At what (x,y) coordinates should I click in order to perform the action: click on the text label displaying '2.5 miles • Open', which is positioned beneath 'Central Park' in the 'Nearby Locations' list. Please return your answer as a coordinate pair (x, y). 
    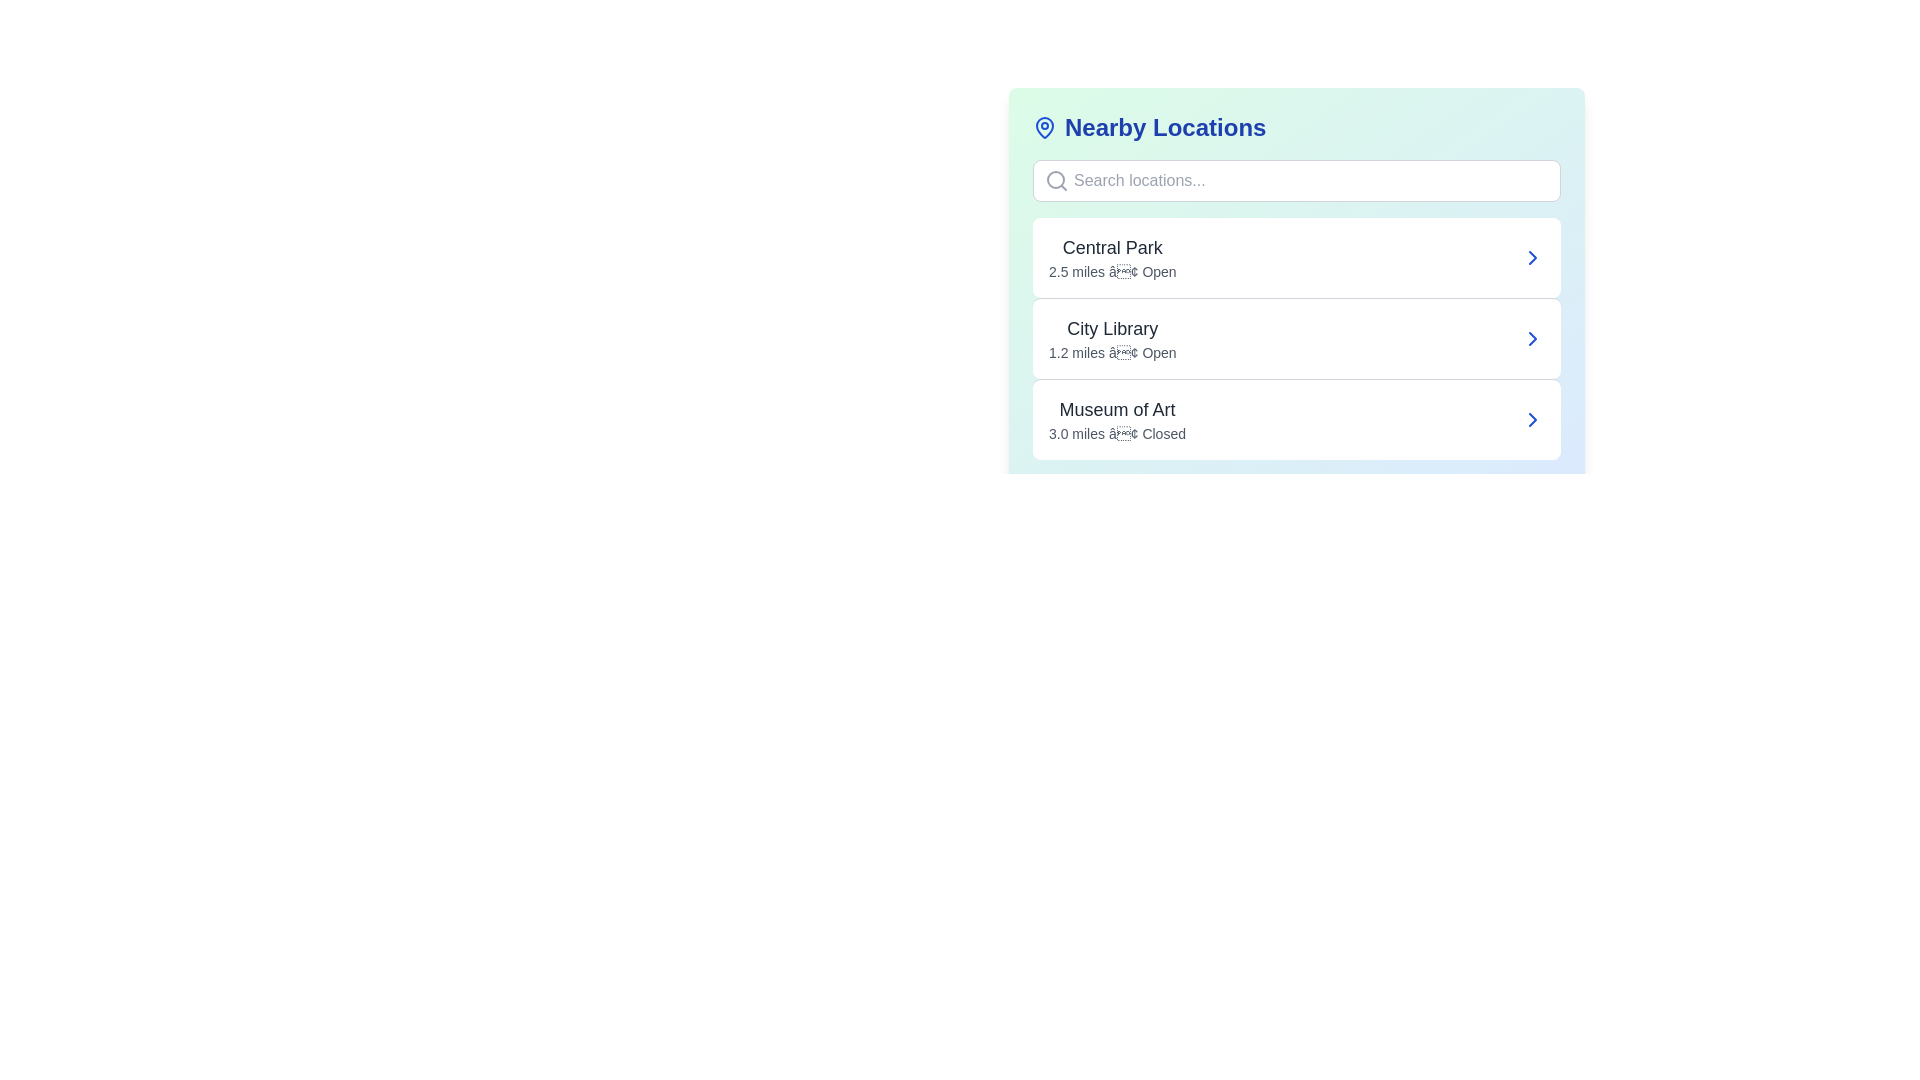
    Looking at the image, I should click on (1111, 272).